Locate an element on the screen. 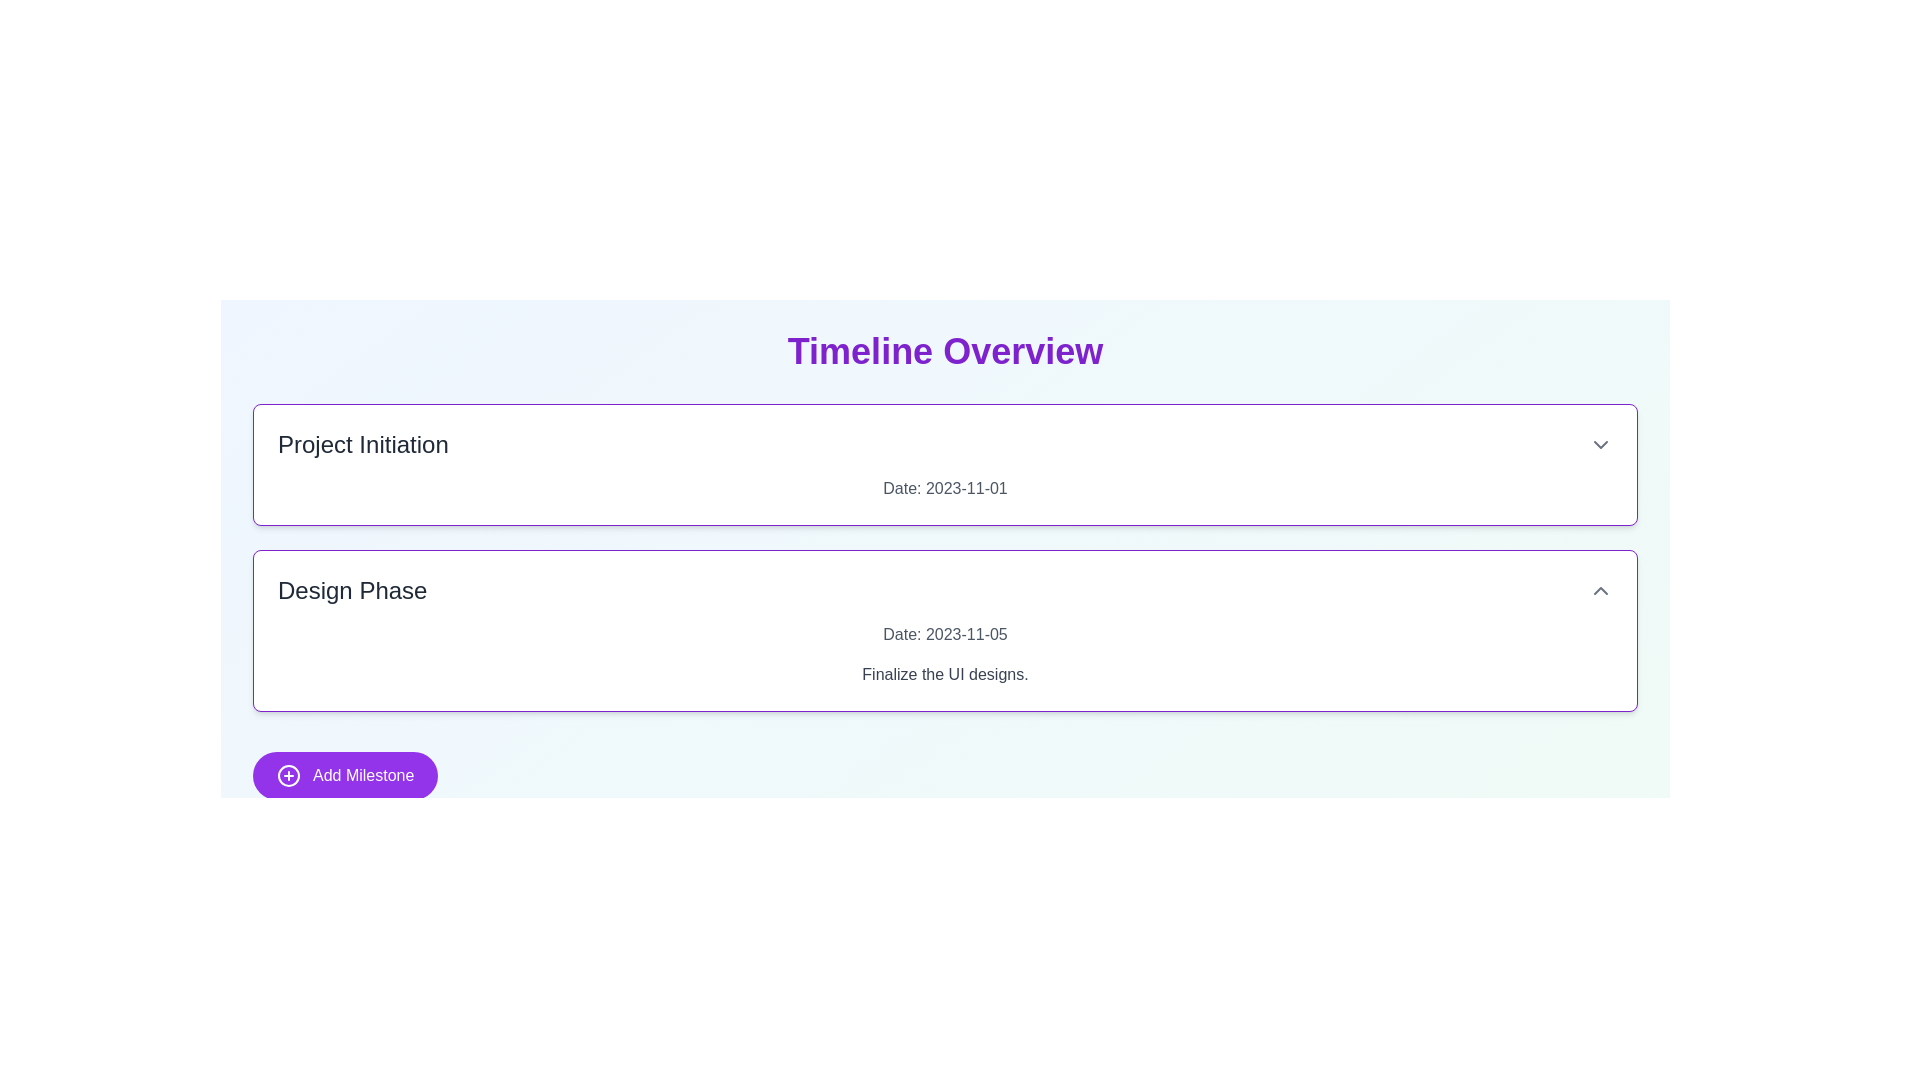 This screenshot has height=1080, width=1920. the text element displaying 'Finalize the UI designs.' located at the bottom of the 'Design Phase' section is located at coordinates (944, 675).